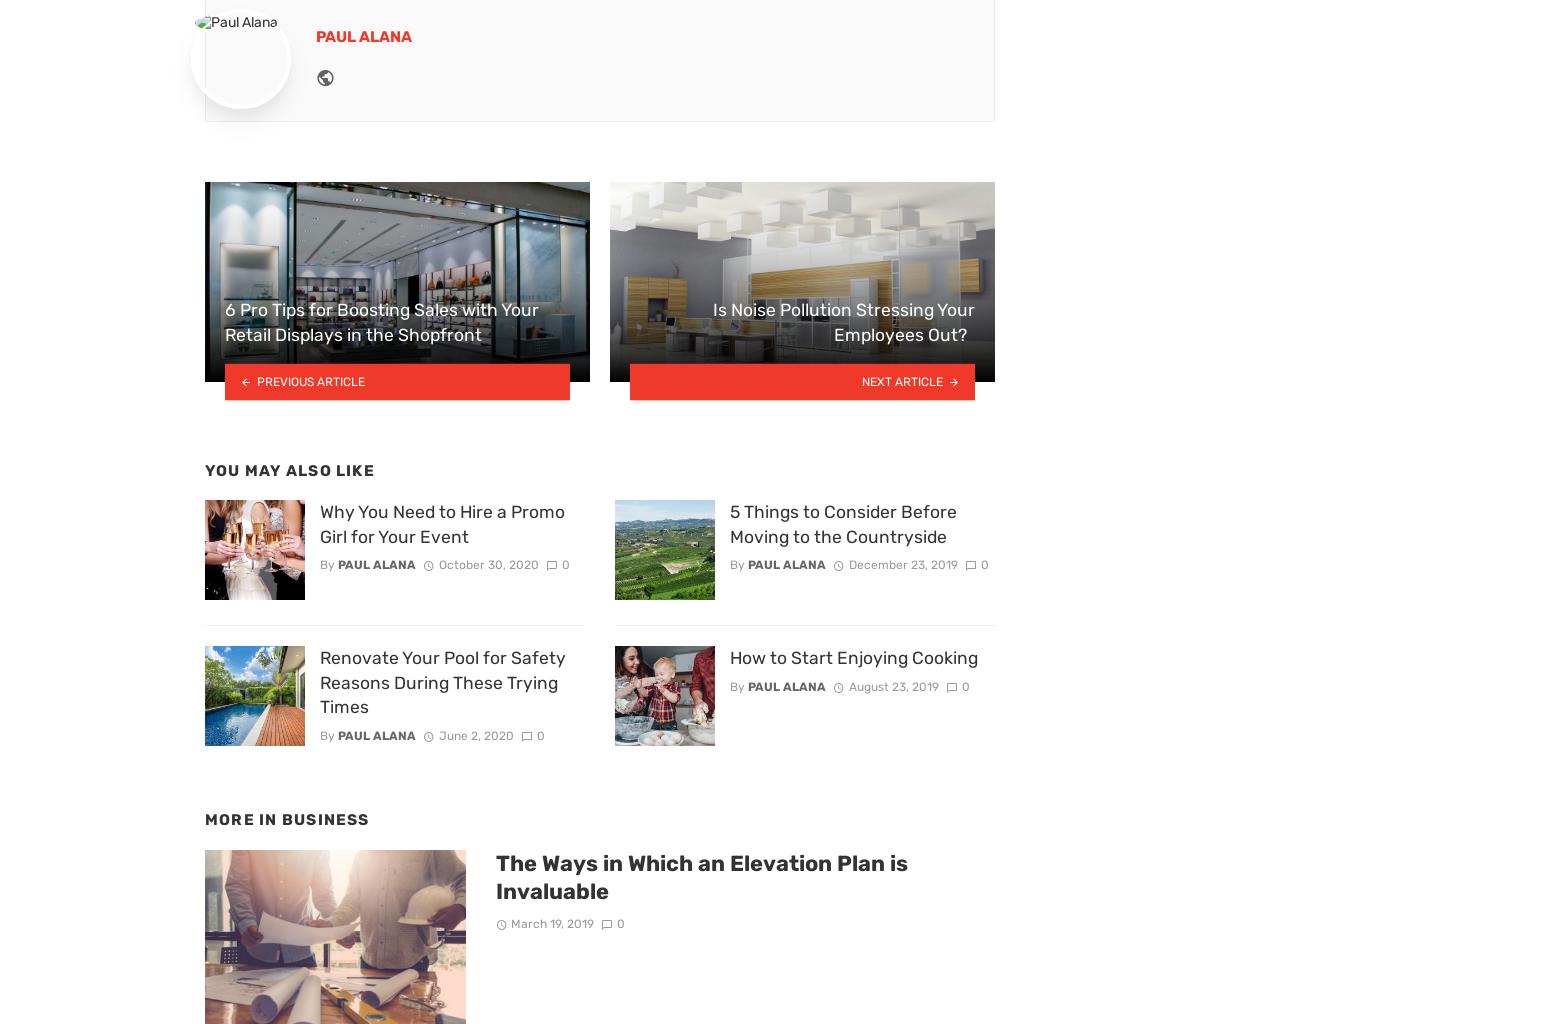 The image size is (1550, 1024). I want to click on 'The Ways in Which an Elevation Plan is Invaluable', so click(701, 876).